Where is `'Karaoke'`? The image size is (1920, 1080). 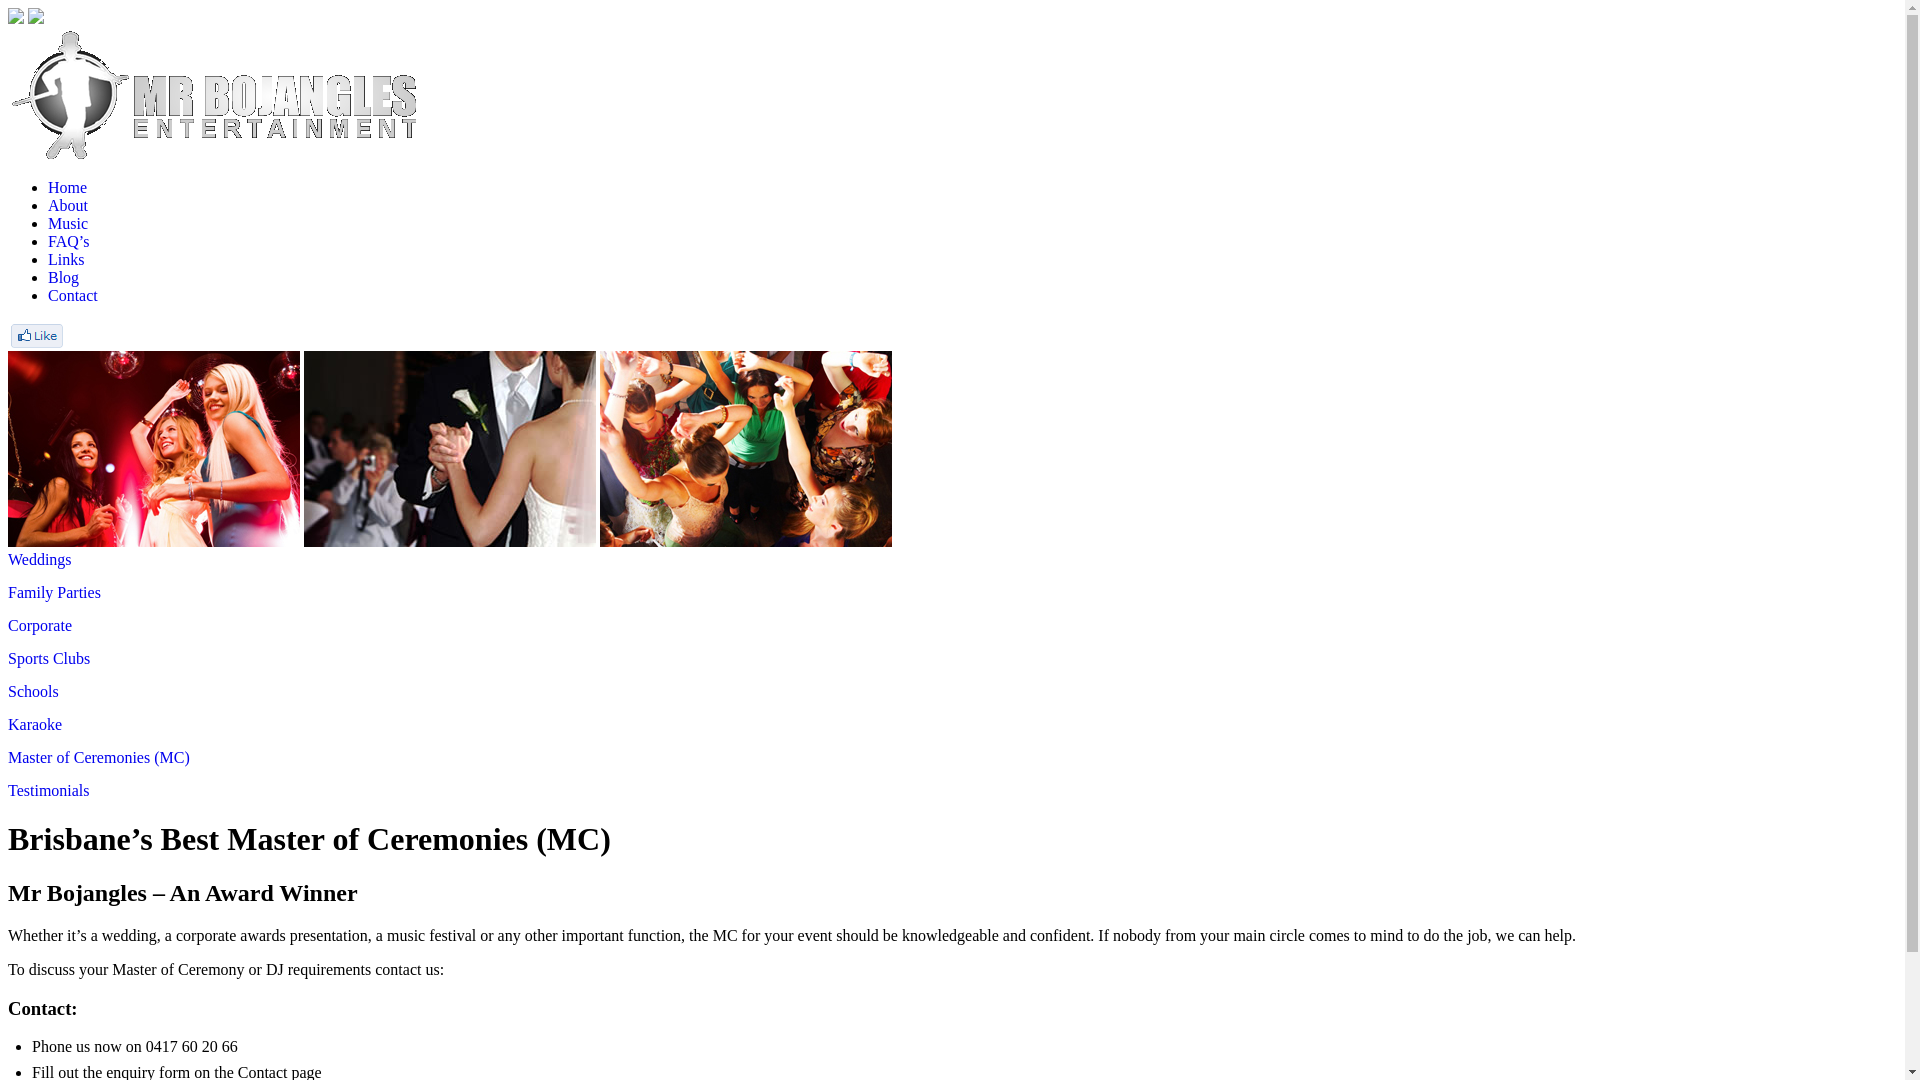 'Karaoke' is located at coordinates (8, 724).